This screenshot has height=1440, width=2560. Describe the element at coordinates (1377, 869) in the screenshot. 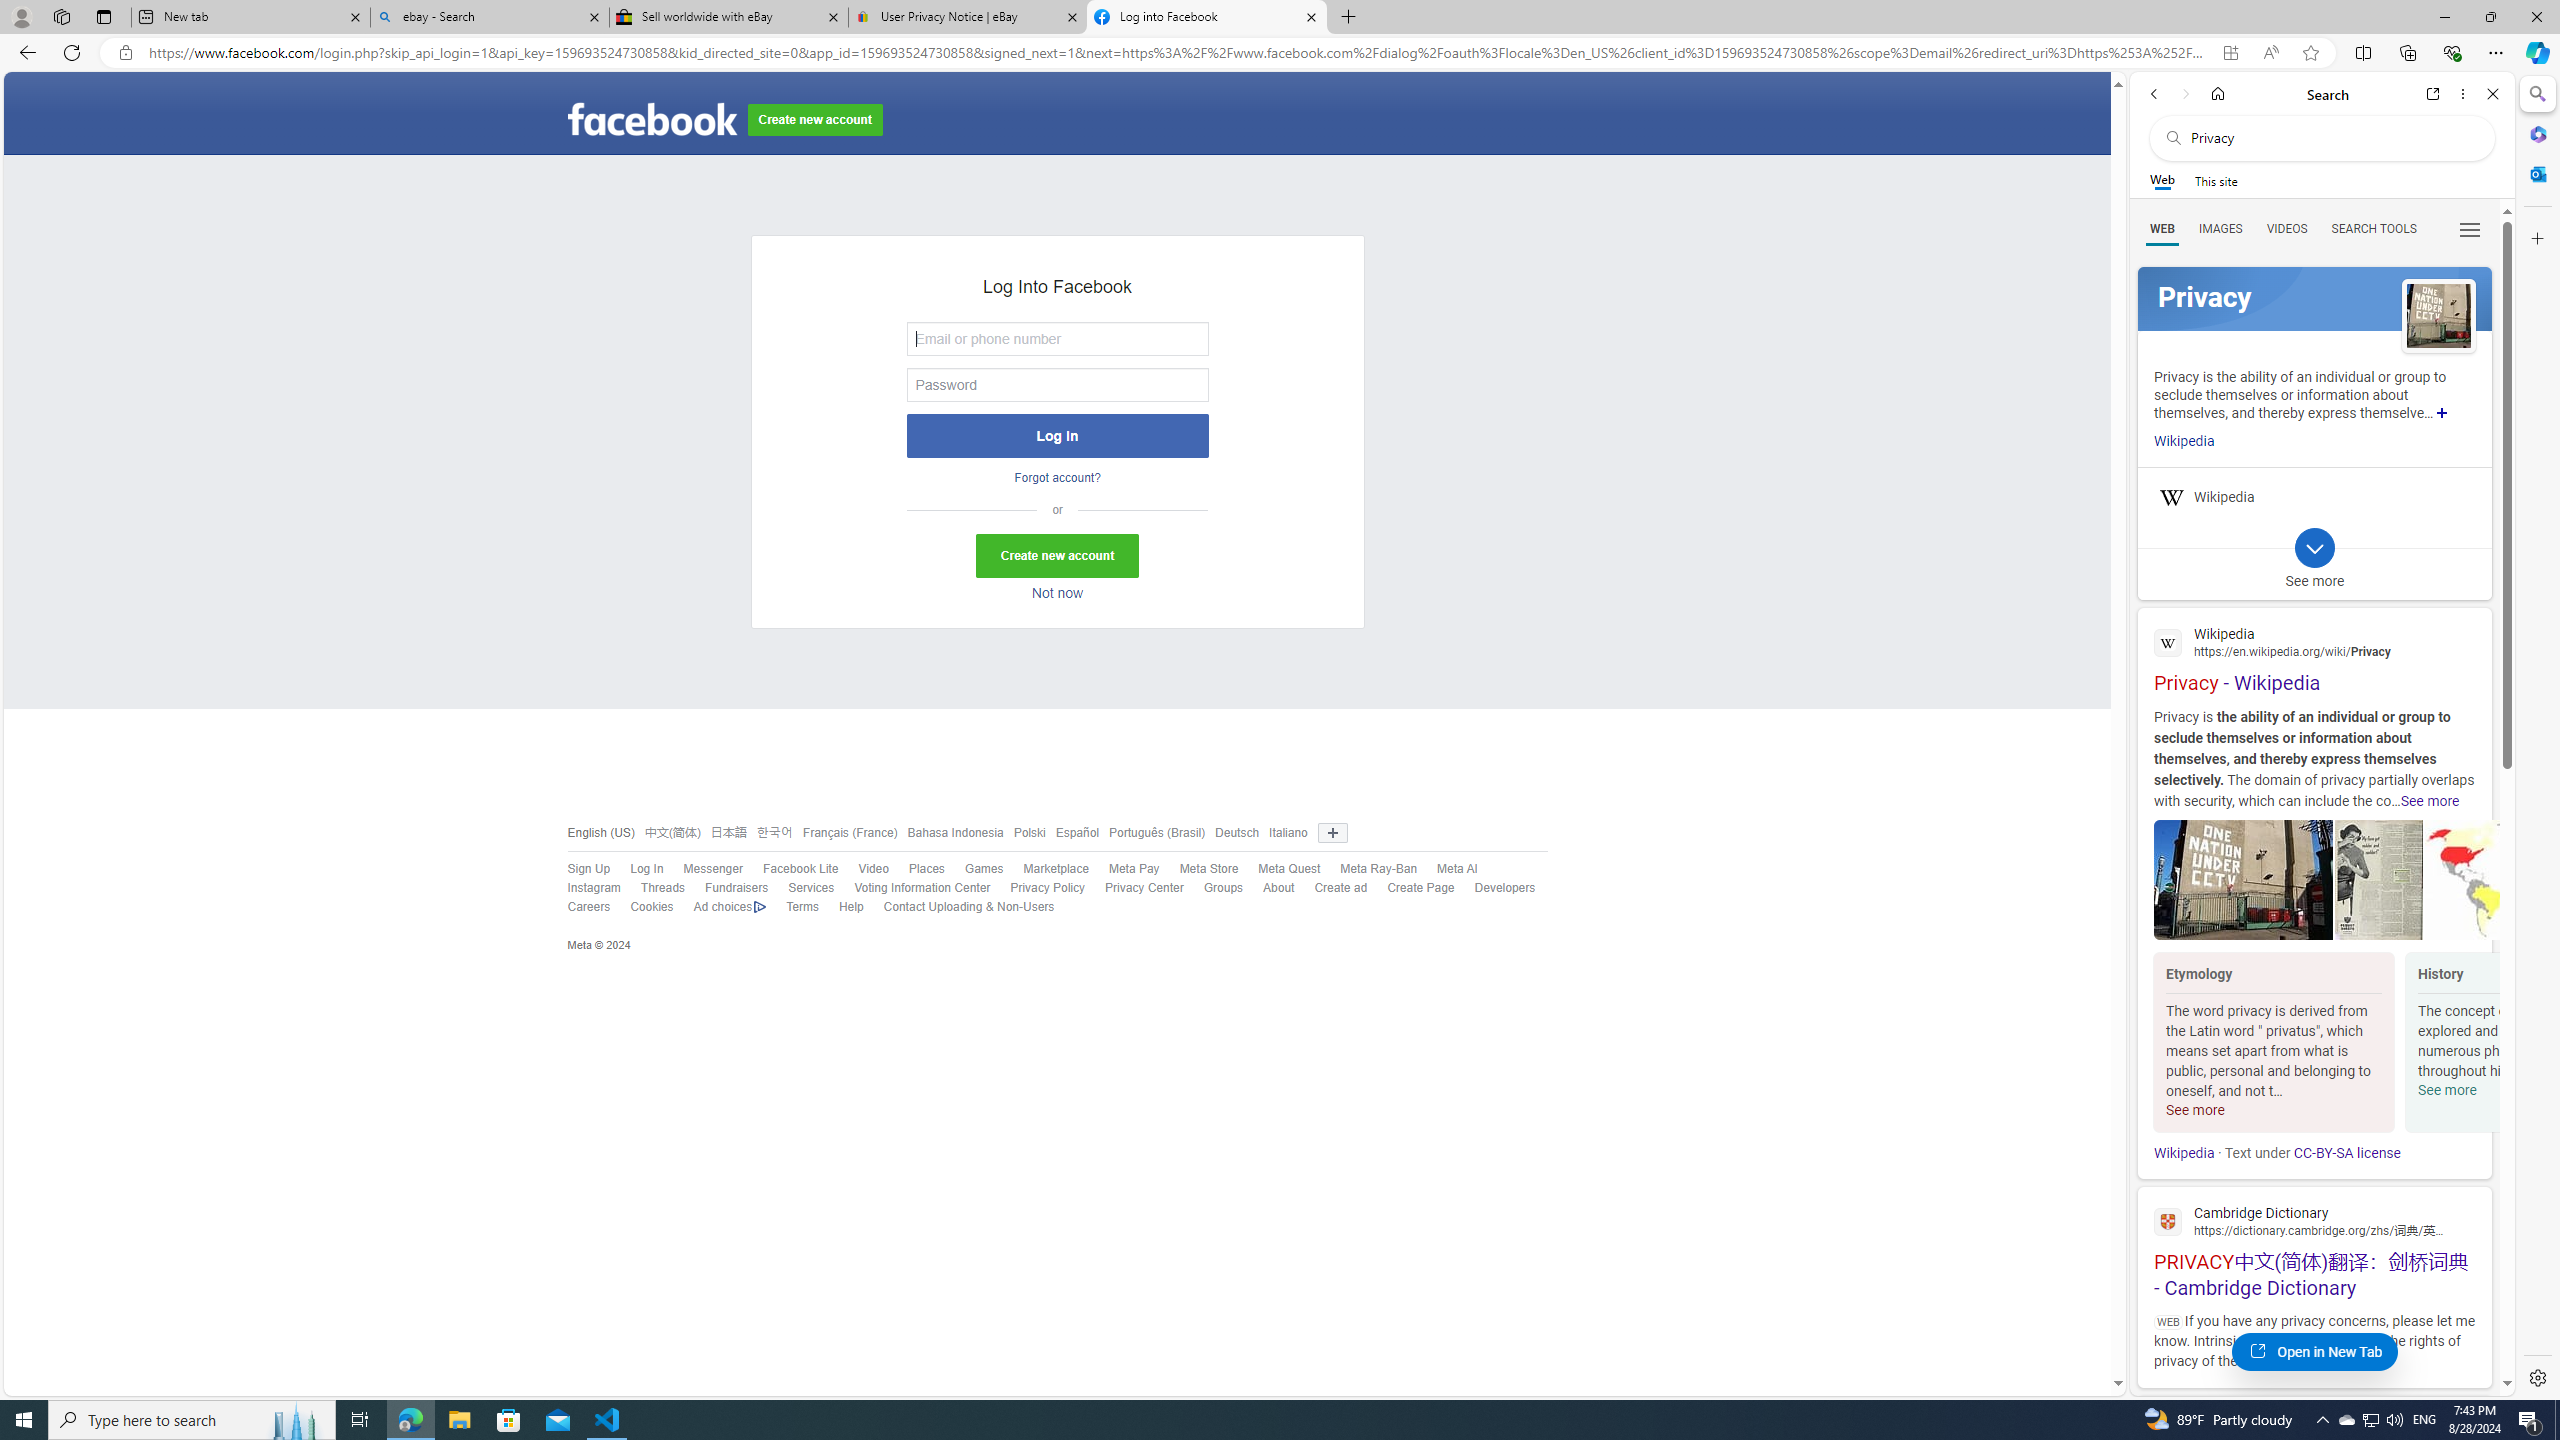

I see `'Meta Ray-Ban'` at that location.